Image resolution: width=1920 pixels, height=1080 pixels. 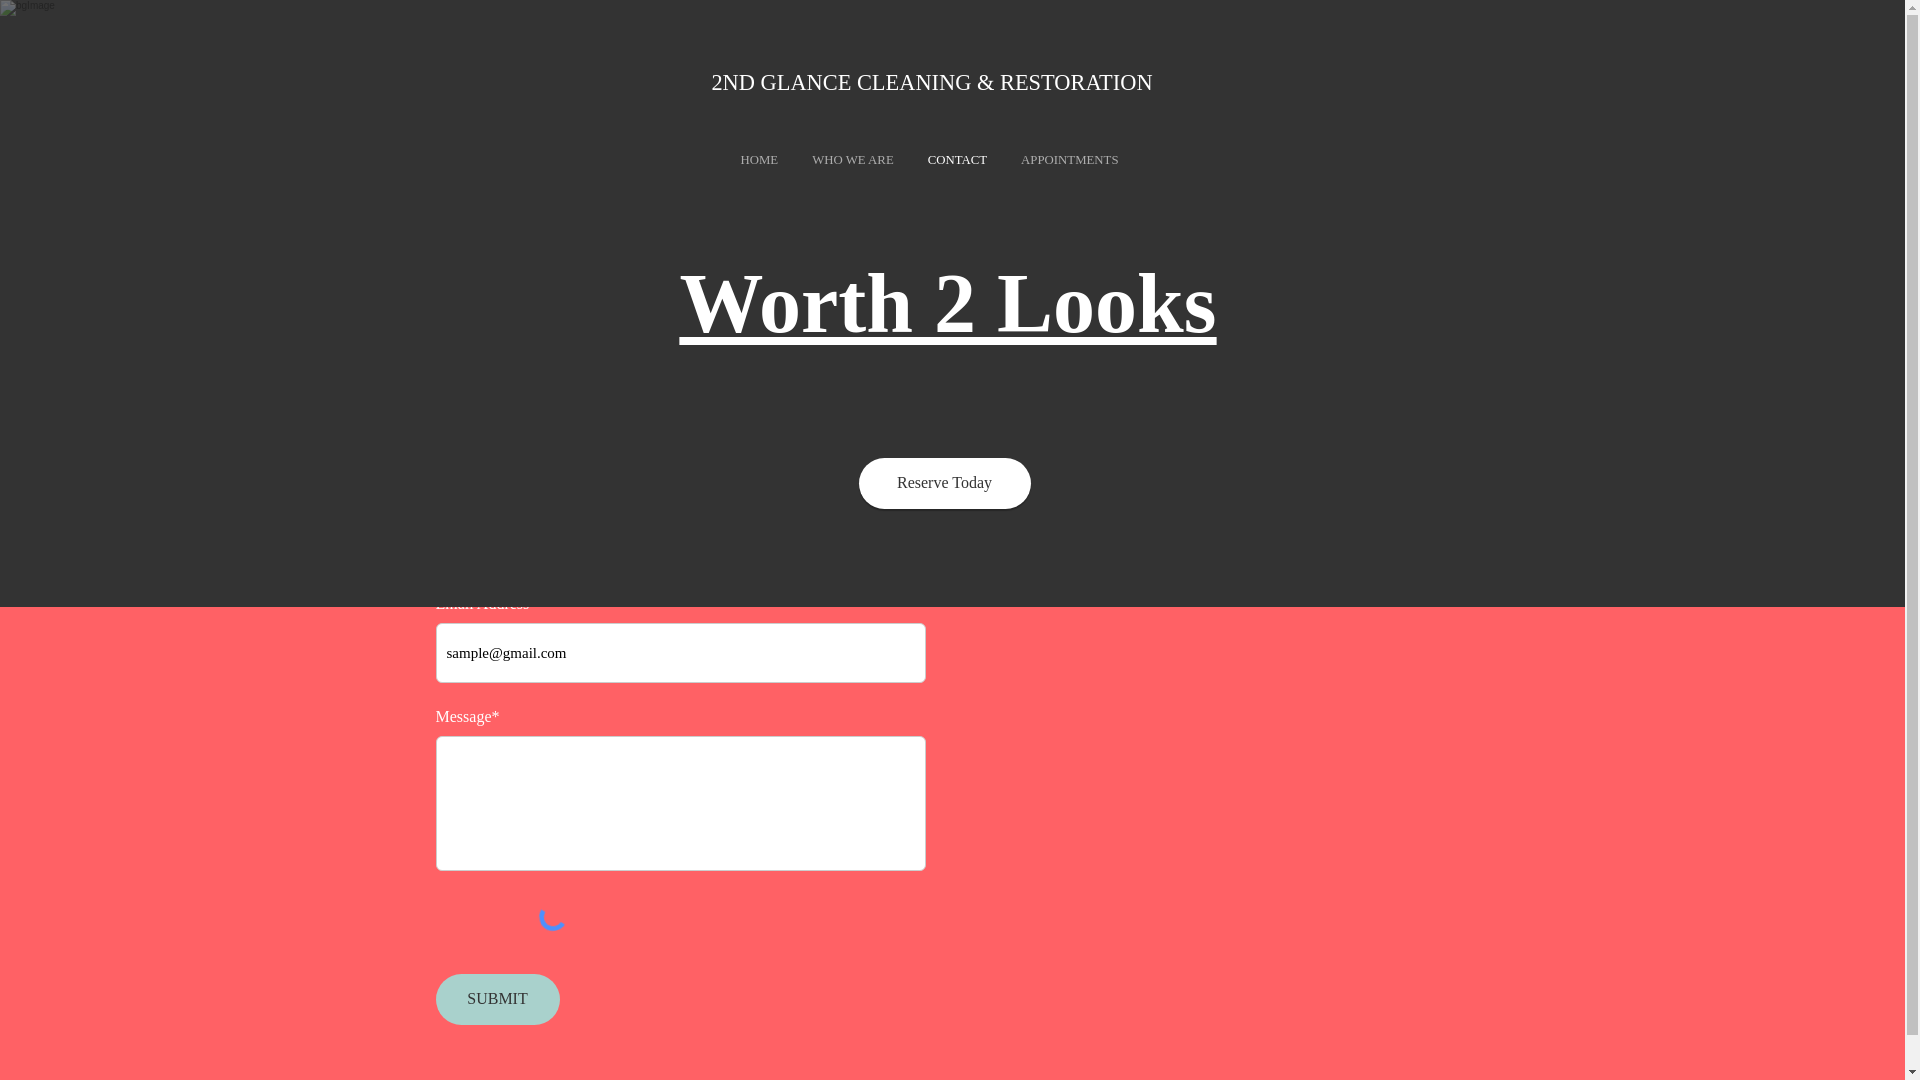 I want to click on 'CONTACT', so click(x=956, y=160).